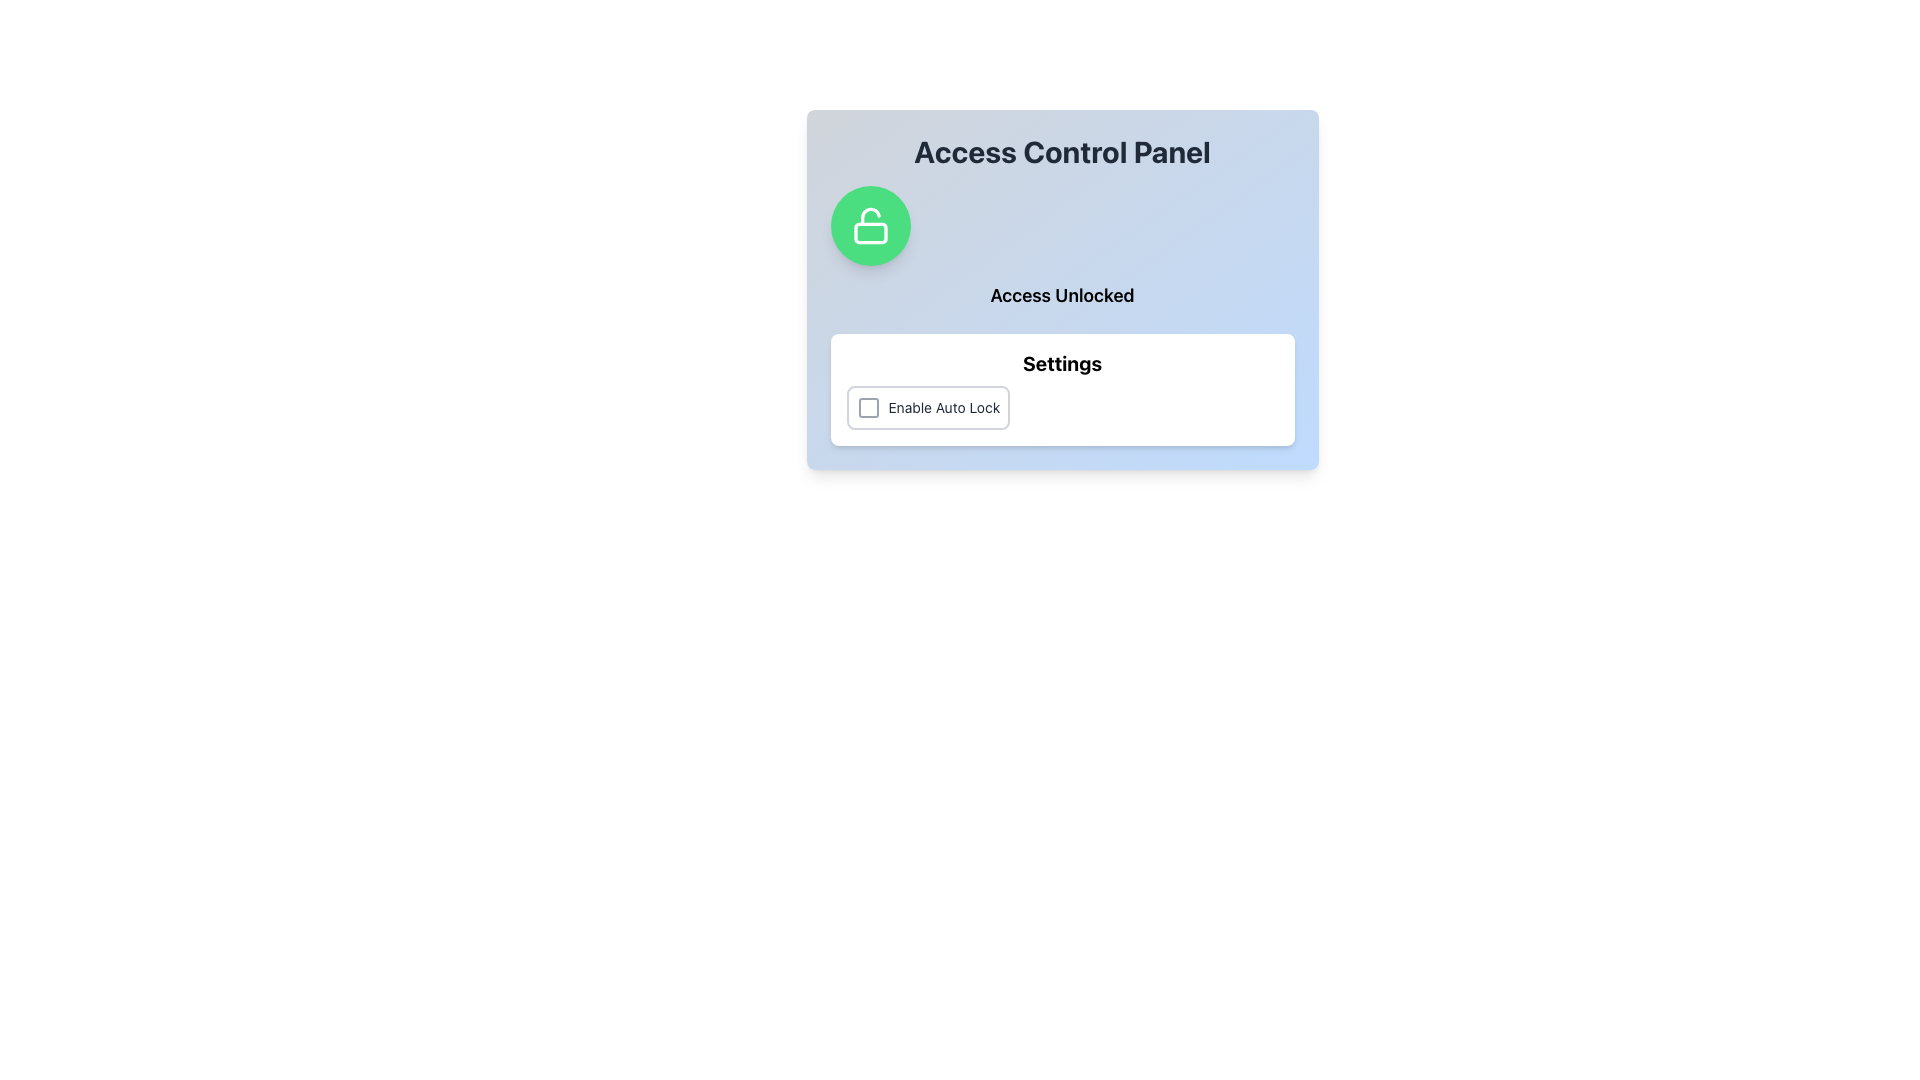 This screenshot has height=1080, width=1920. Describe the element at coordinates (1061, 296) in the screenshot. I see `the static text label displaying 'Access Unlocked', which is centrally positioned below a green lock icon and above a 'Settings' label` at that location.